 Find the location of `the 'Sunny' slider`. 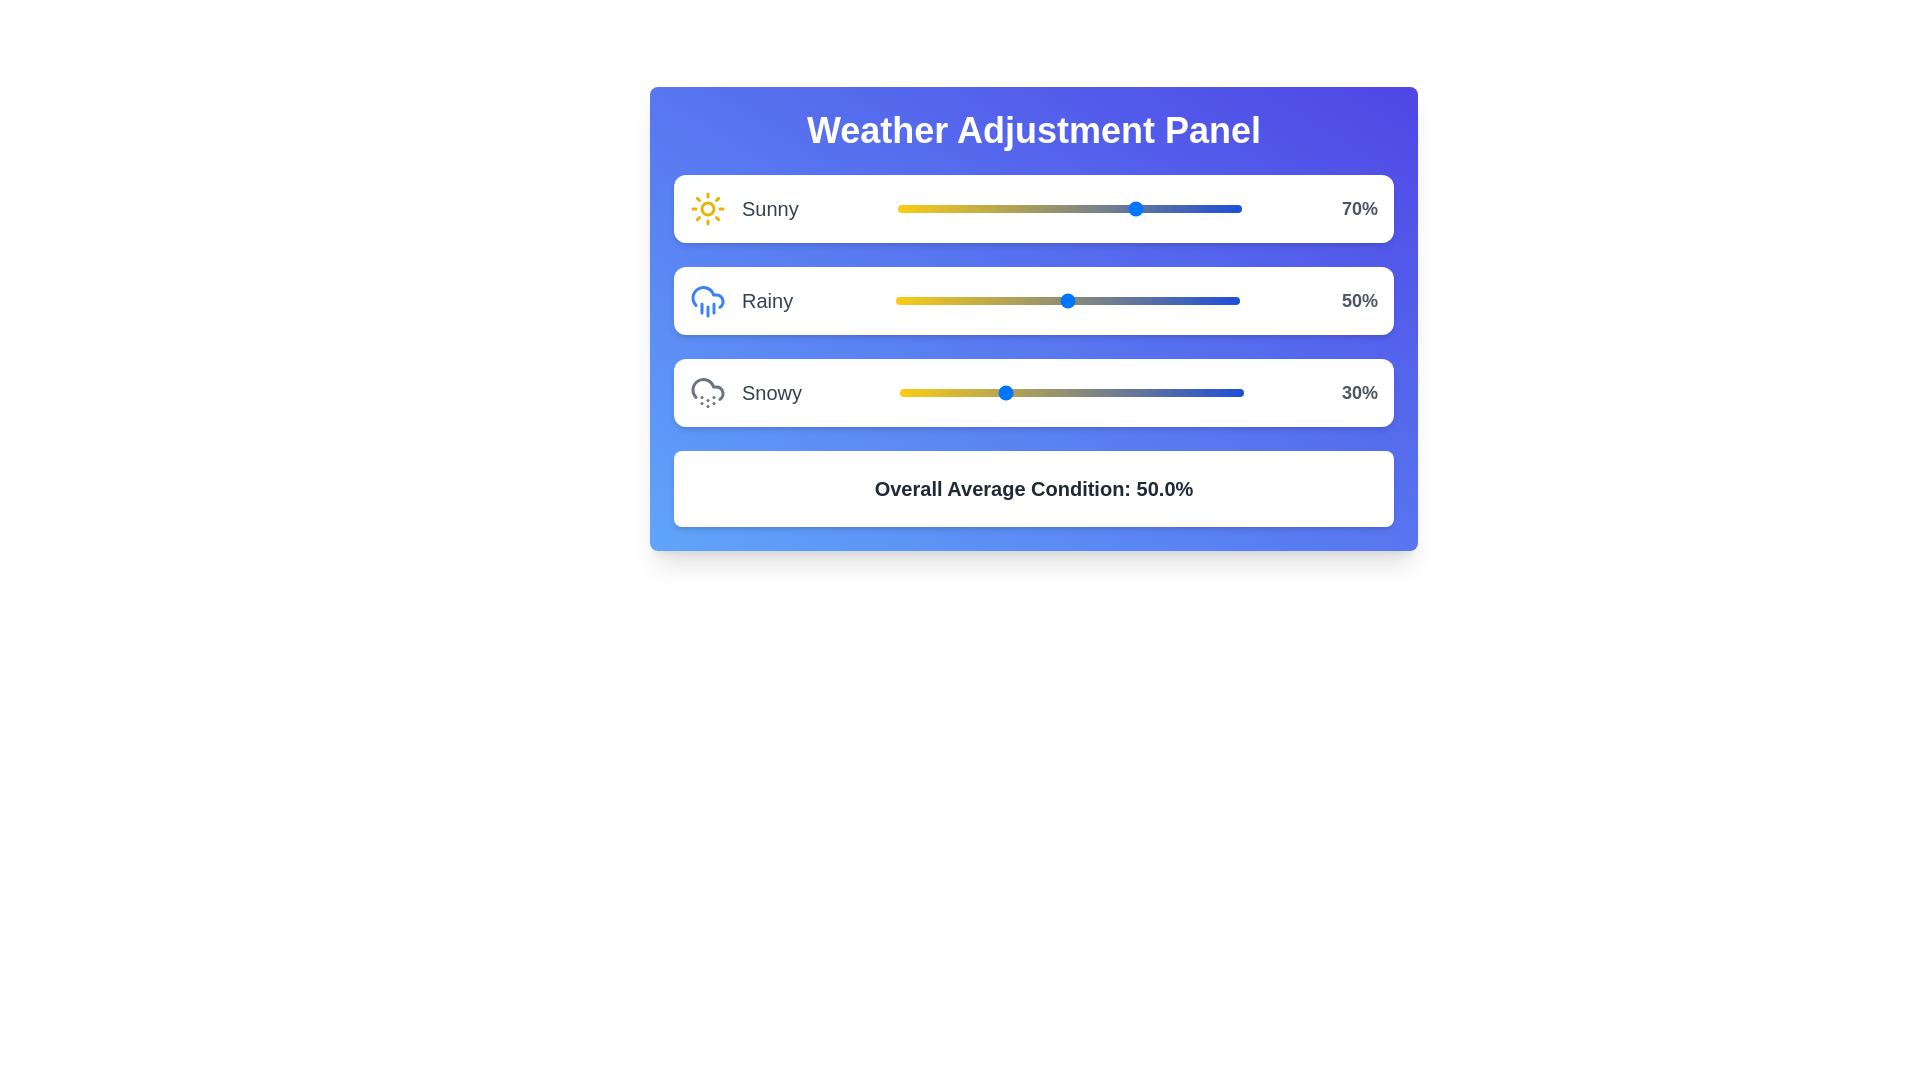

the 'Sunny' slider is located at coordinates (1231, 204).